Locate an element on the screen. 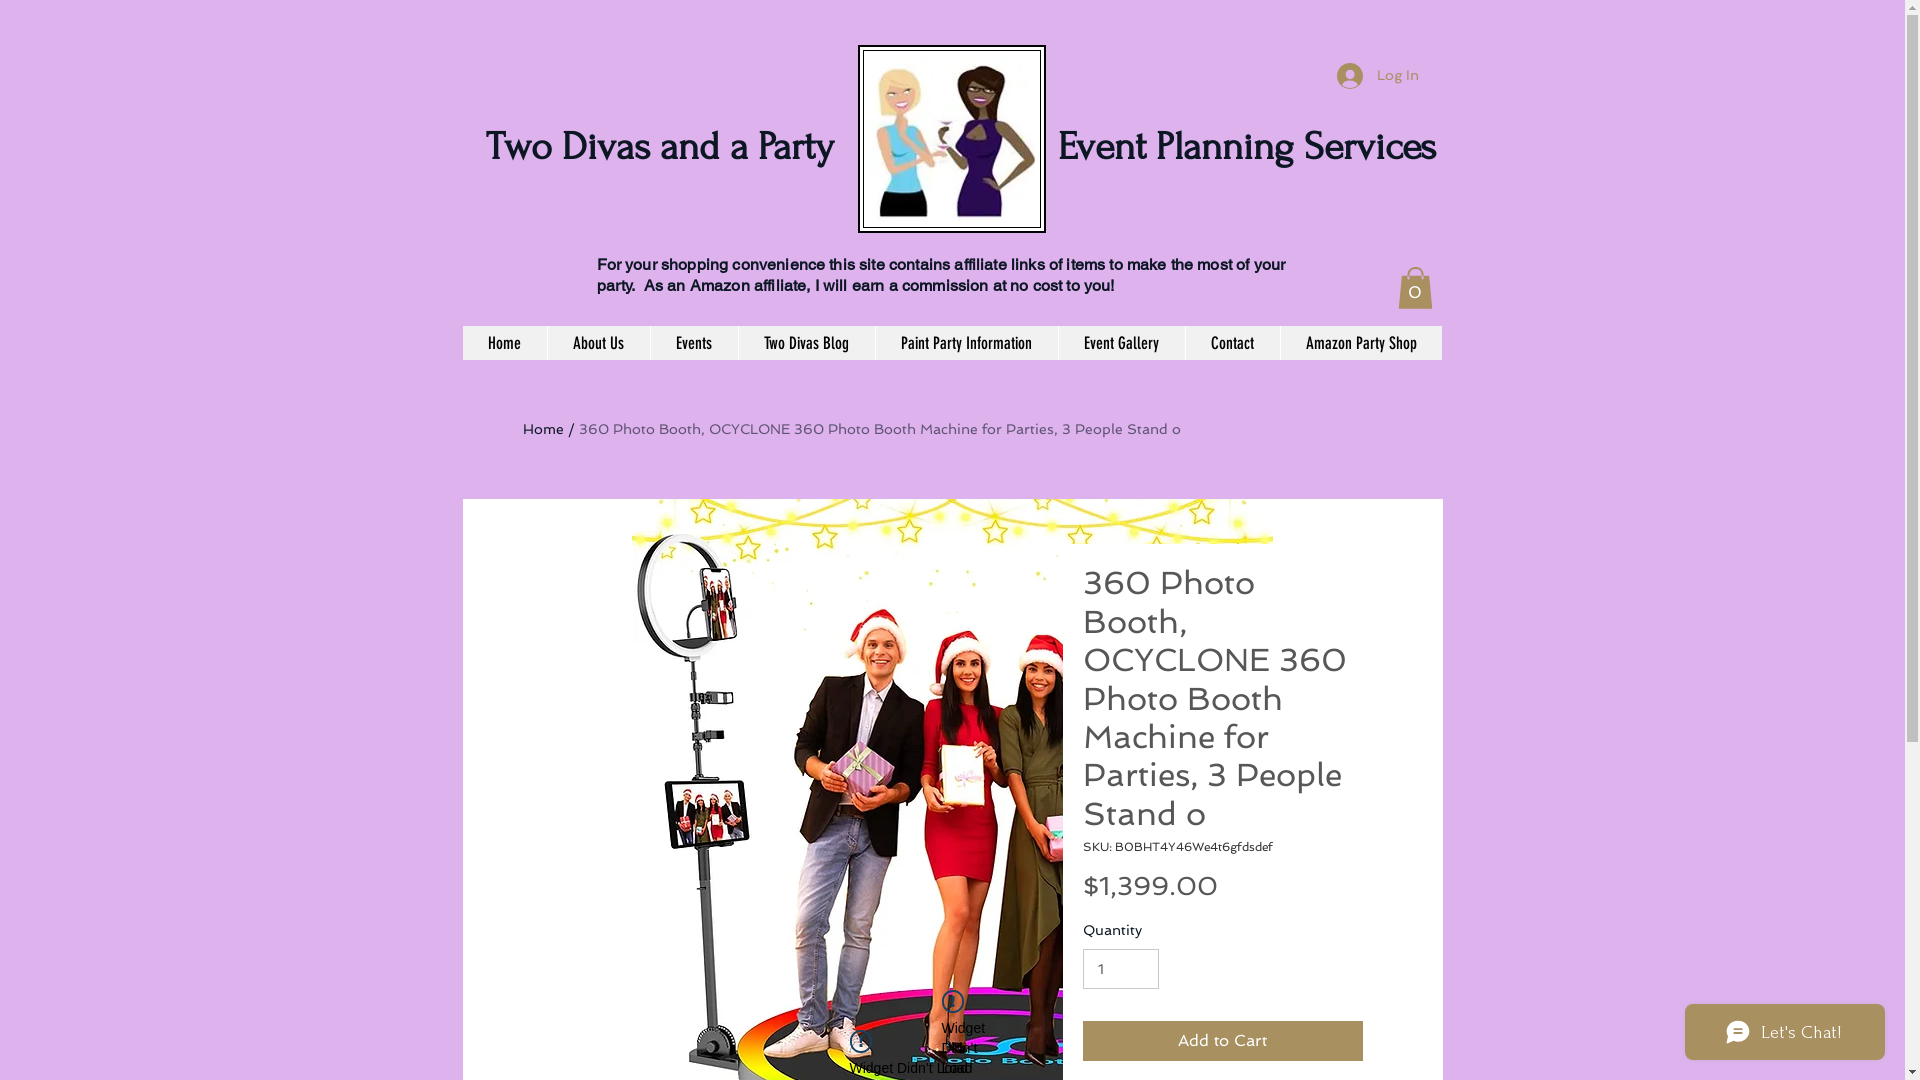 The image size is (1920, 1080). 'Events' is located at coordinates (649, 342).